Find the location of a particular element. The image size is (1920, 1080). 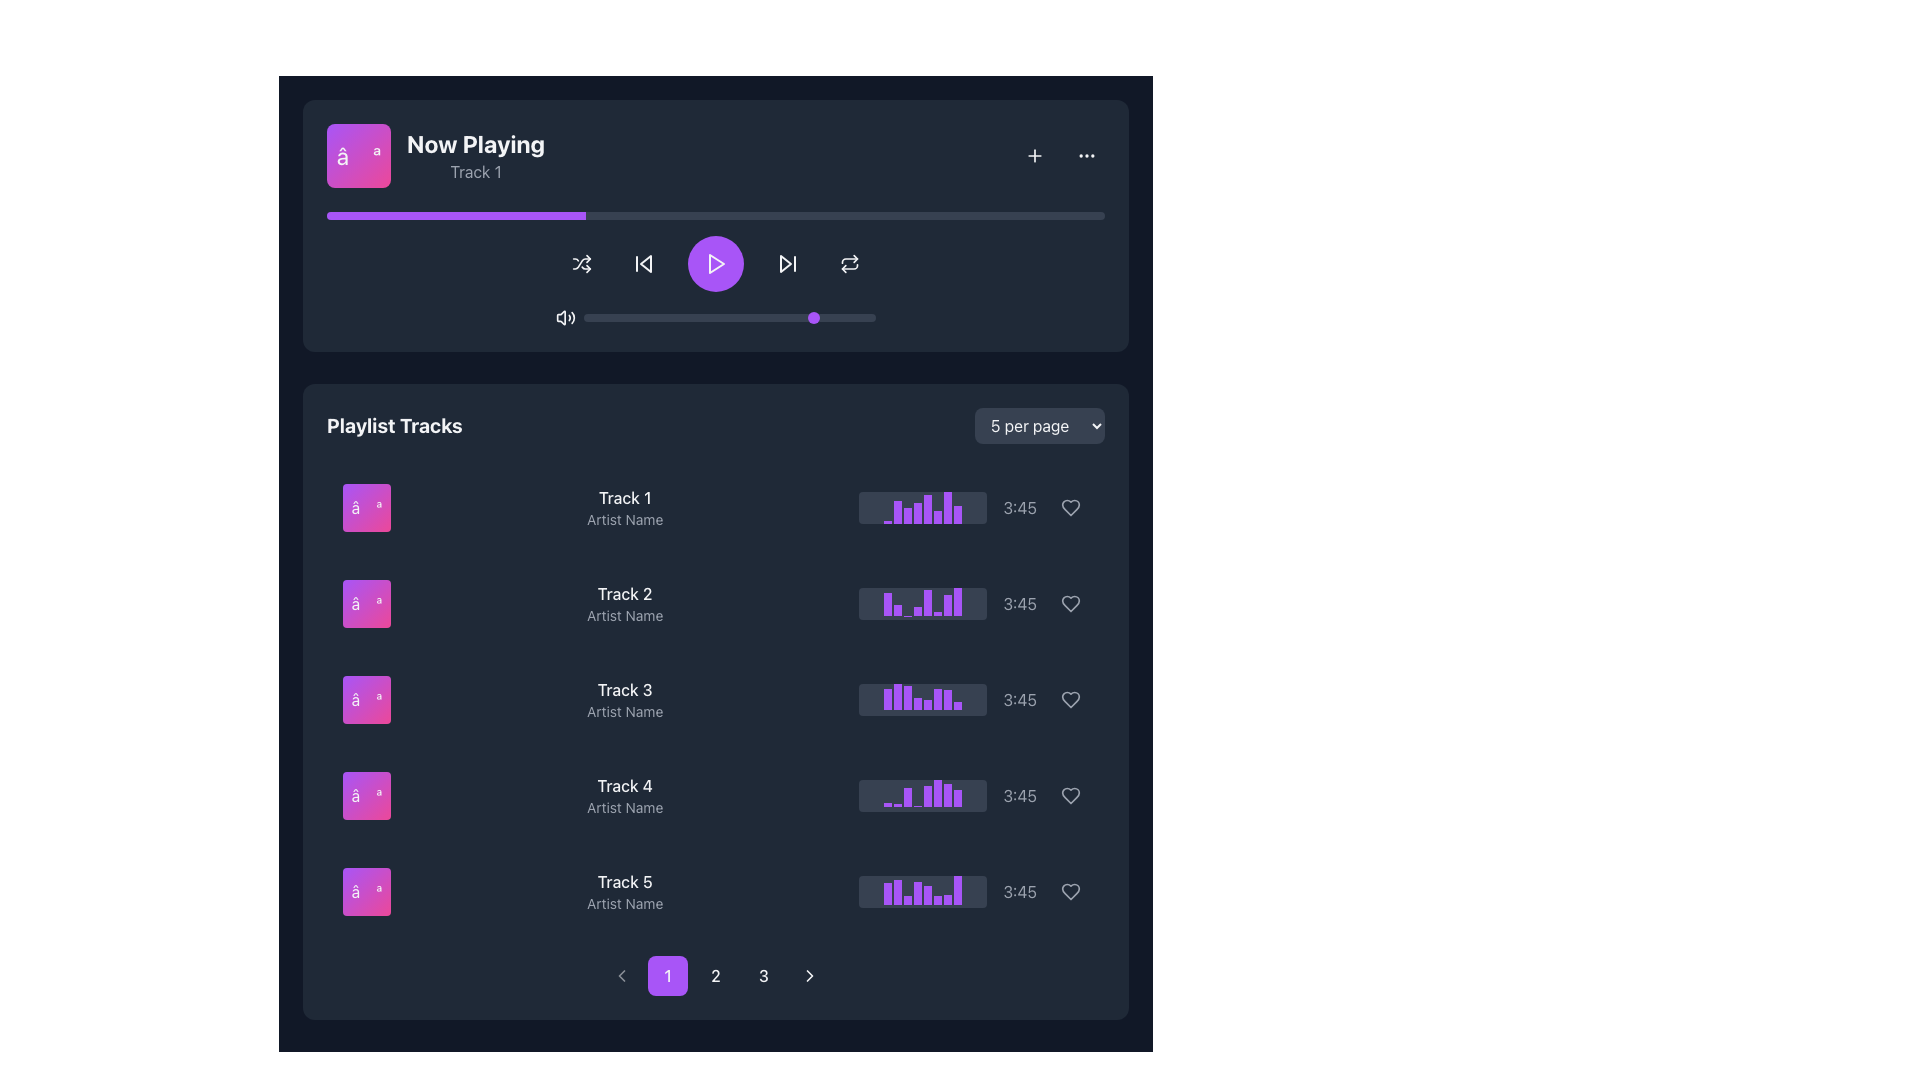

the fourth purple graphical bar element in the data visualization chart is located at coordinates (917, 512).